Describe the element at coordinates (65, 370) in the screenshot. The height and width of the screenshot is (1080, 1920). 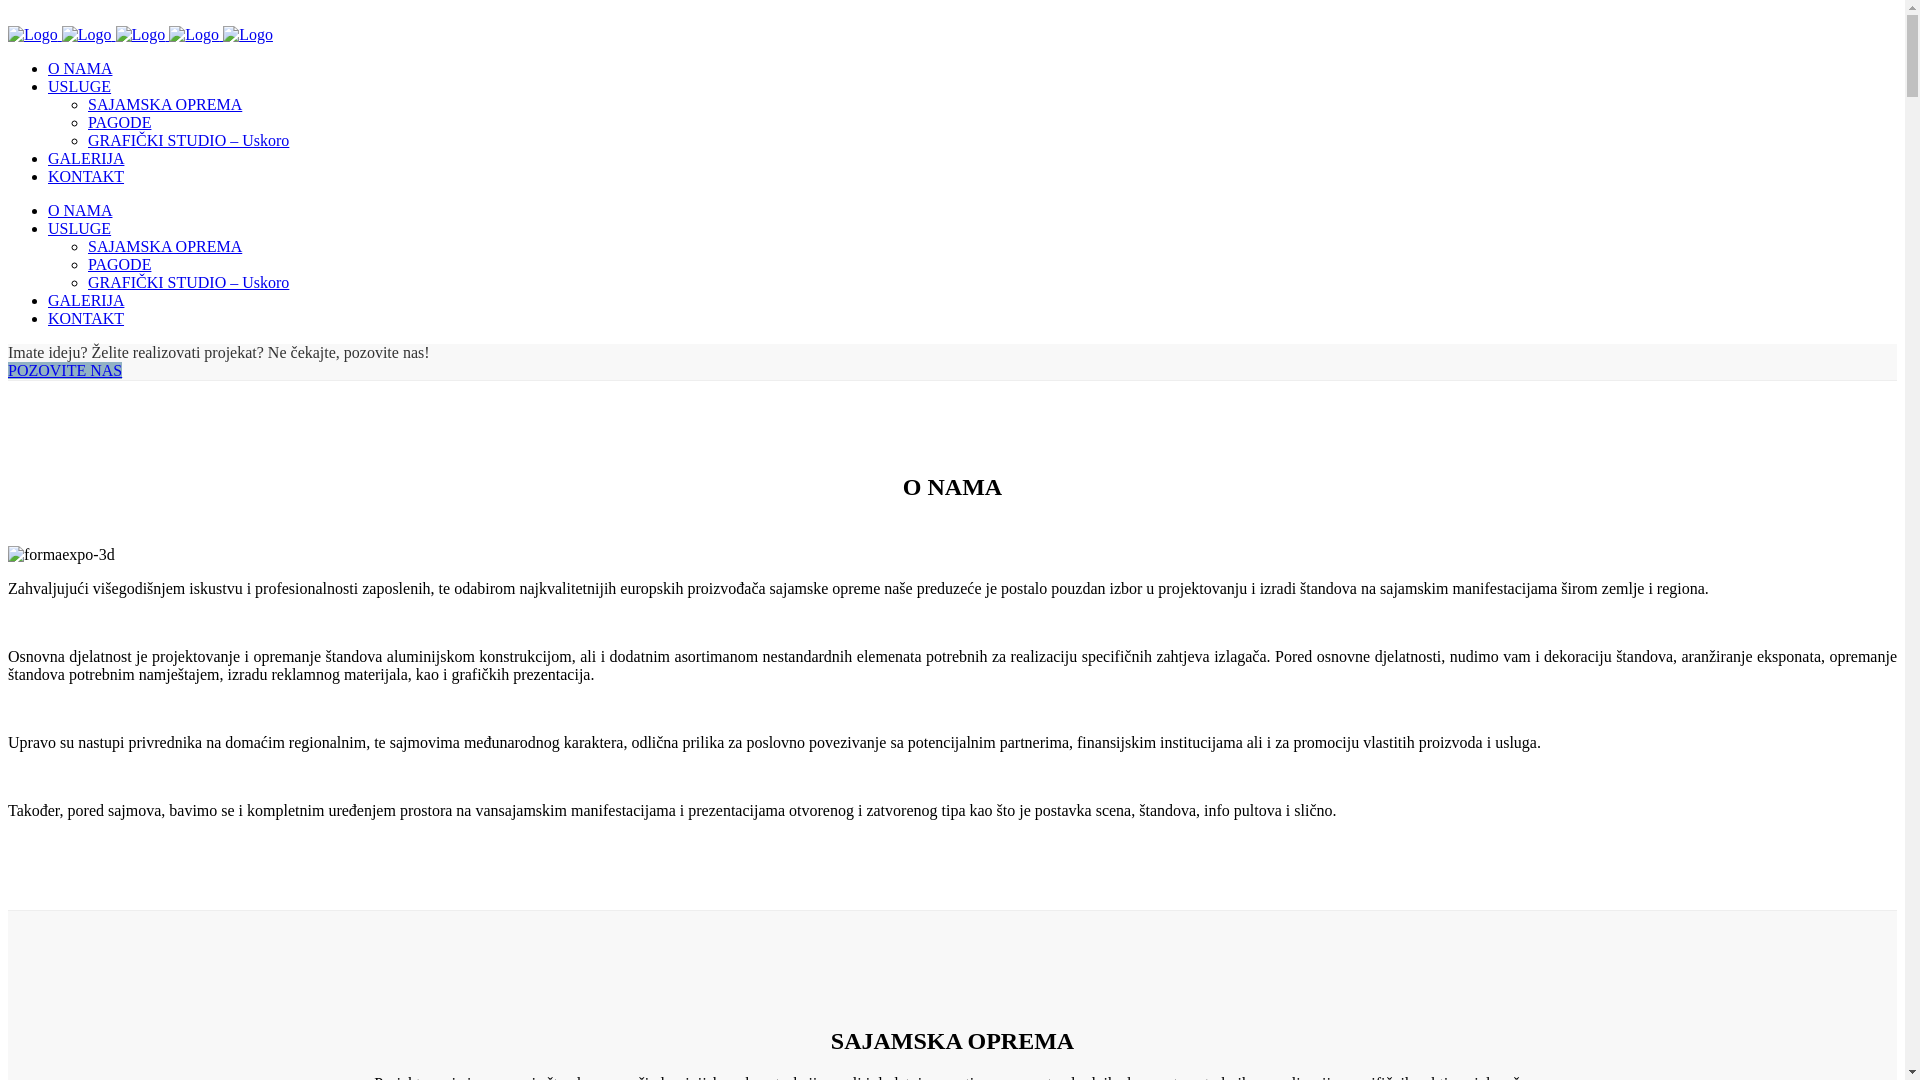
I see `'POZOVITE NAS'` at that location.